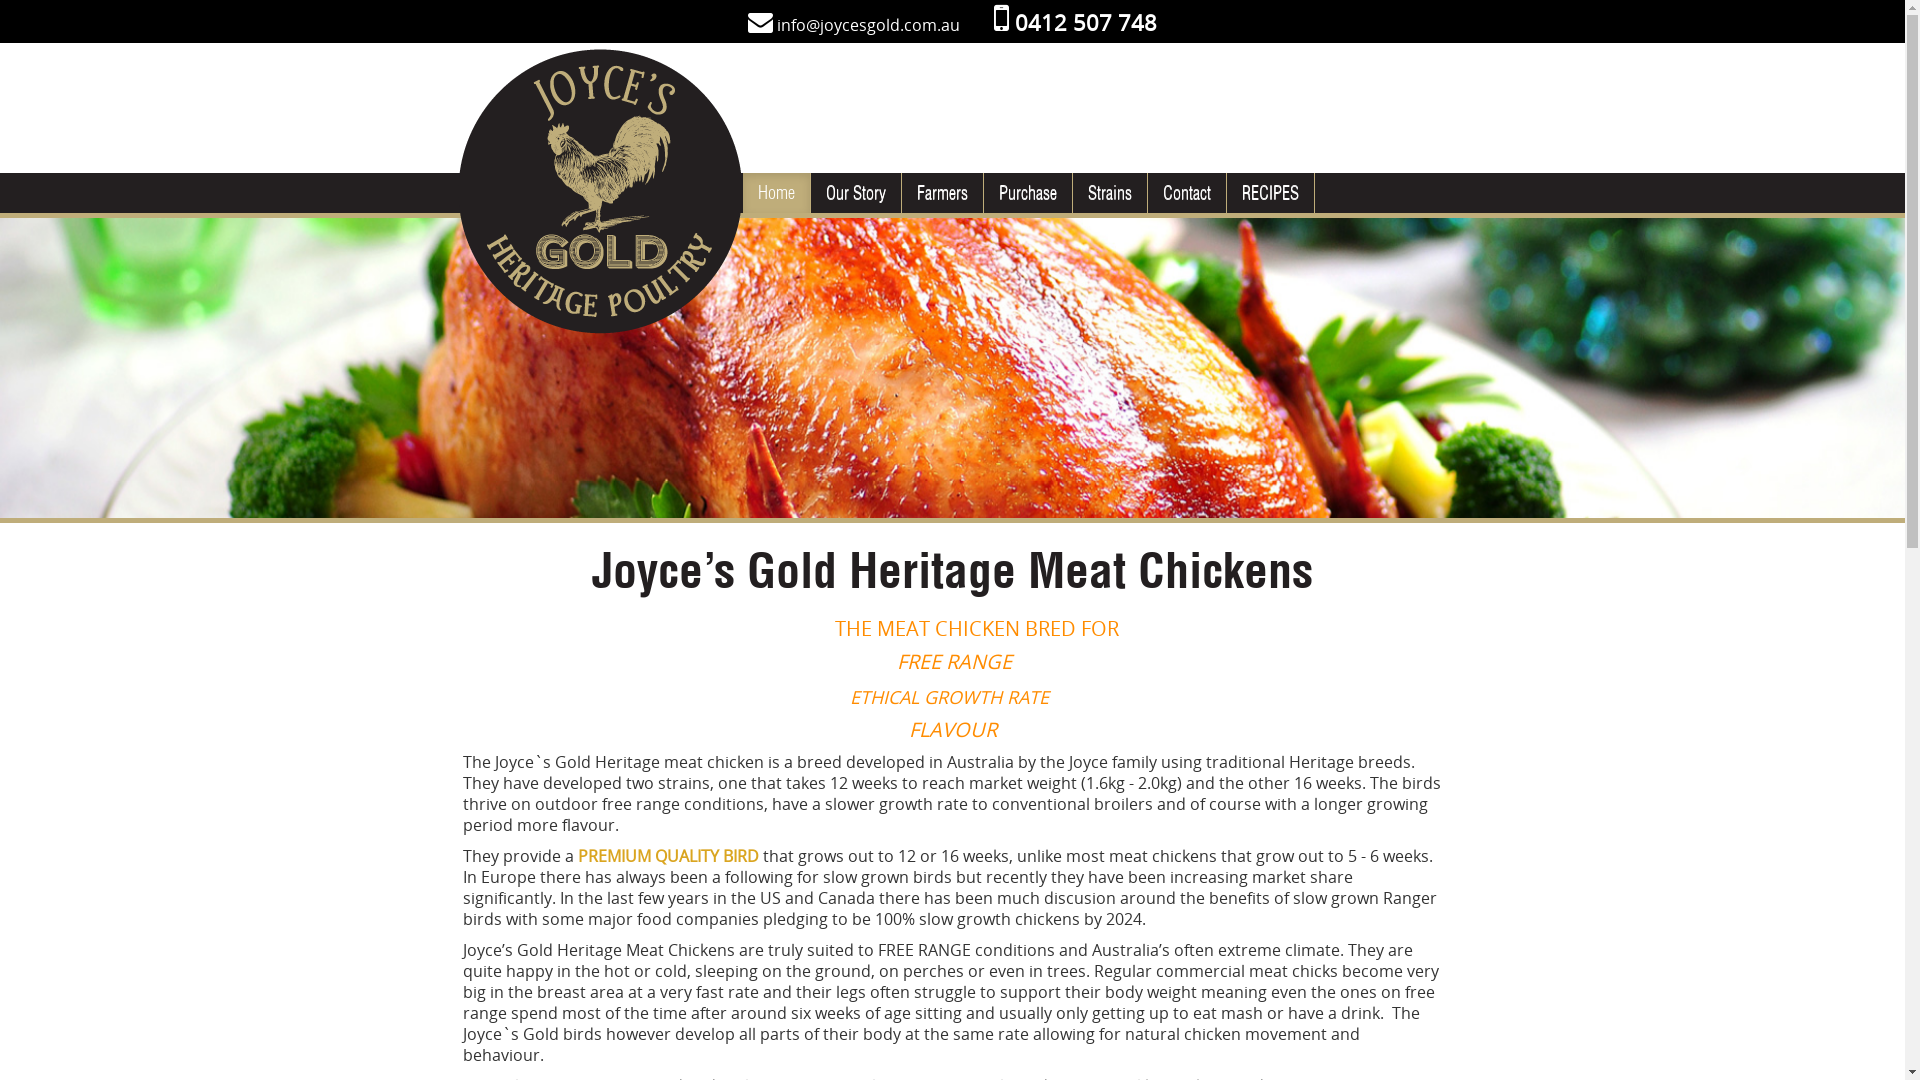 The height and width of the screenshot is (1080, 1920). Describe the element at coordinates (1027, 192) in the screenshot. I see `'Purchase'` at that location.